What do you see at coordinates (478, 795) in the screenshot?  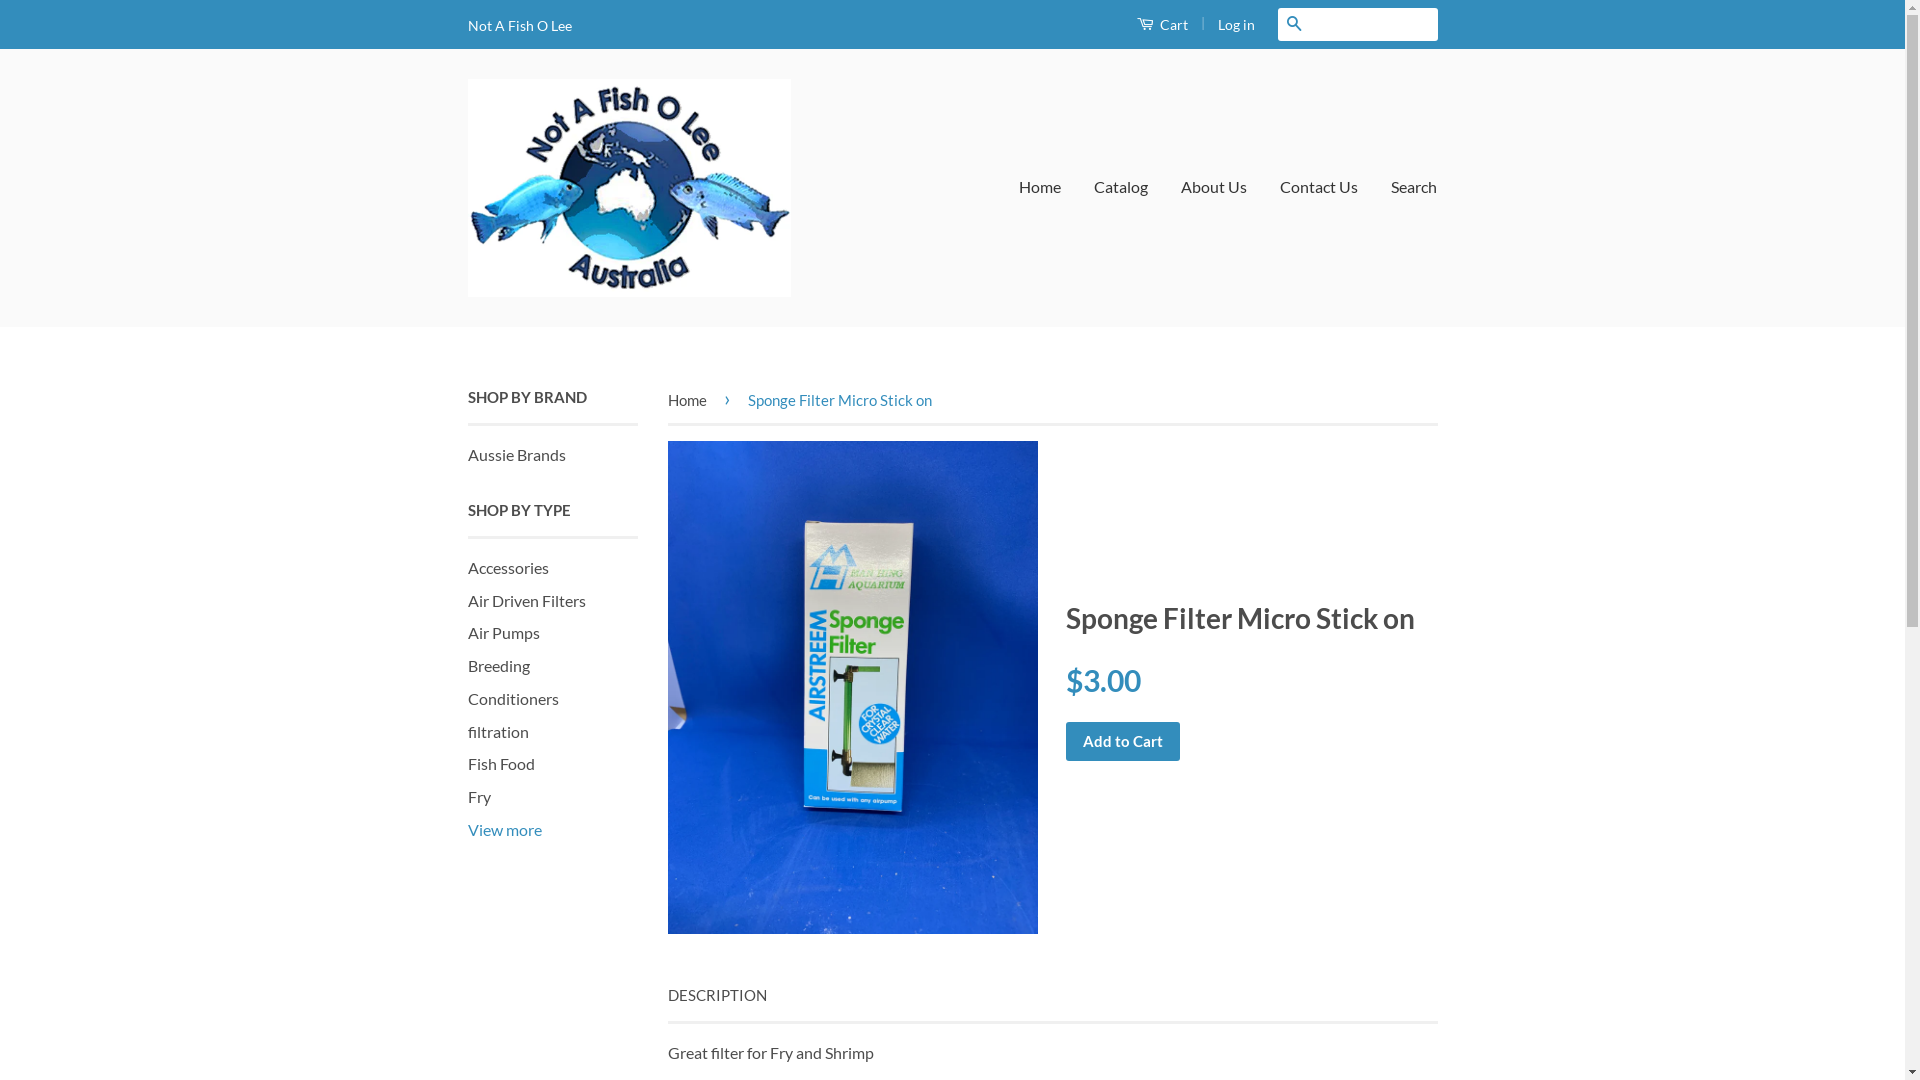 I see `'Fry'` at bounding box center [478, 795].